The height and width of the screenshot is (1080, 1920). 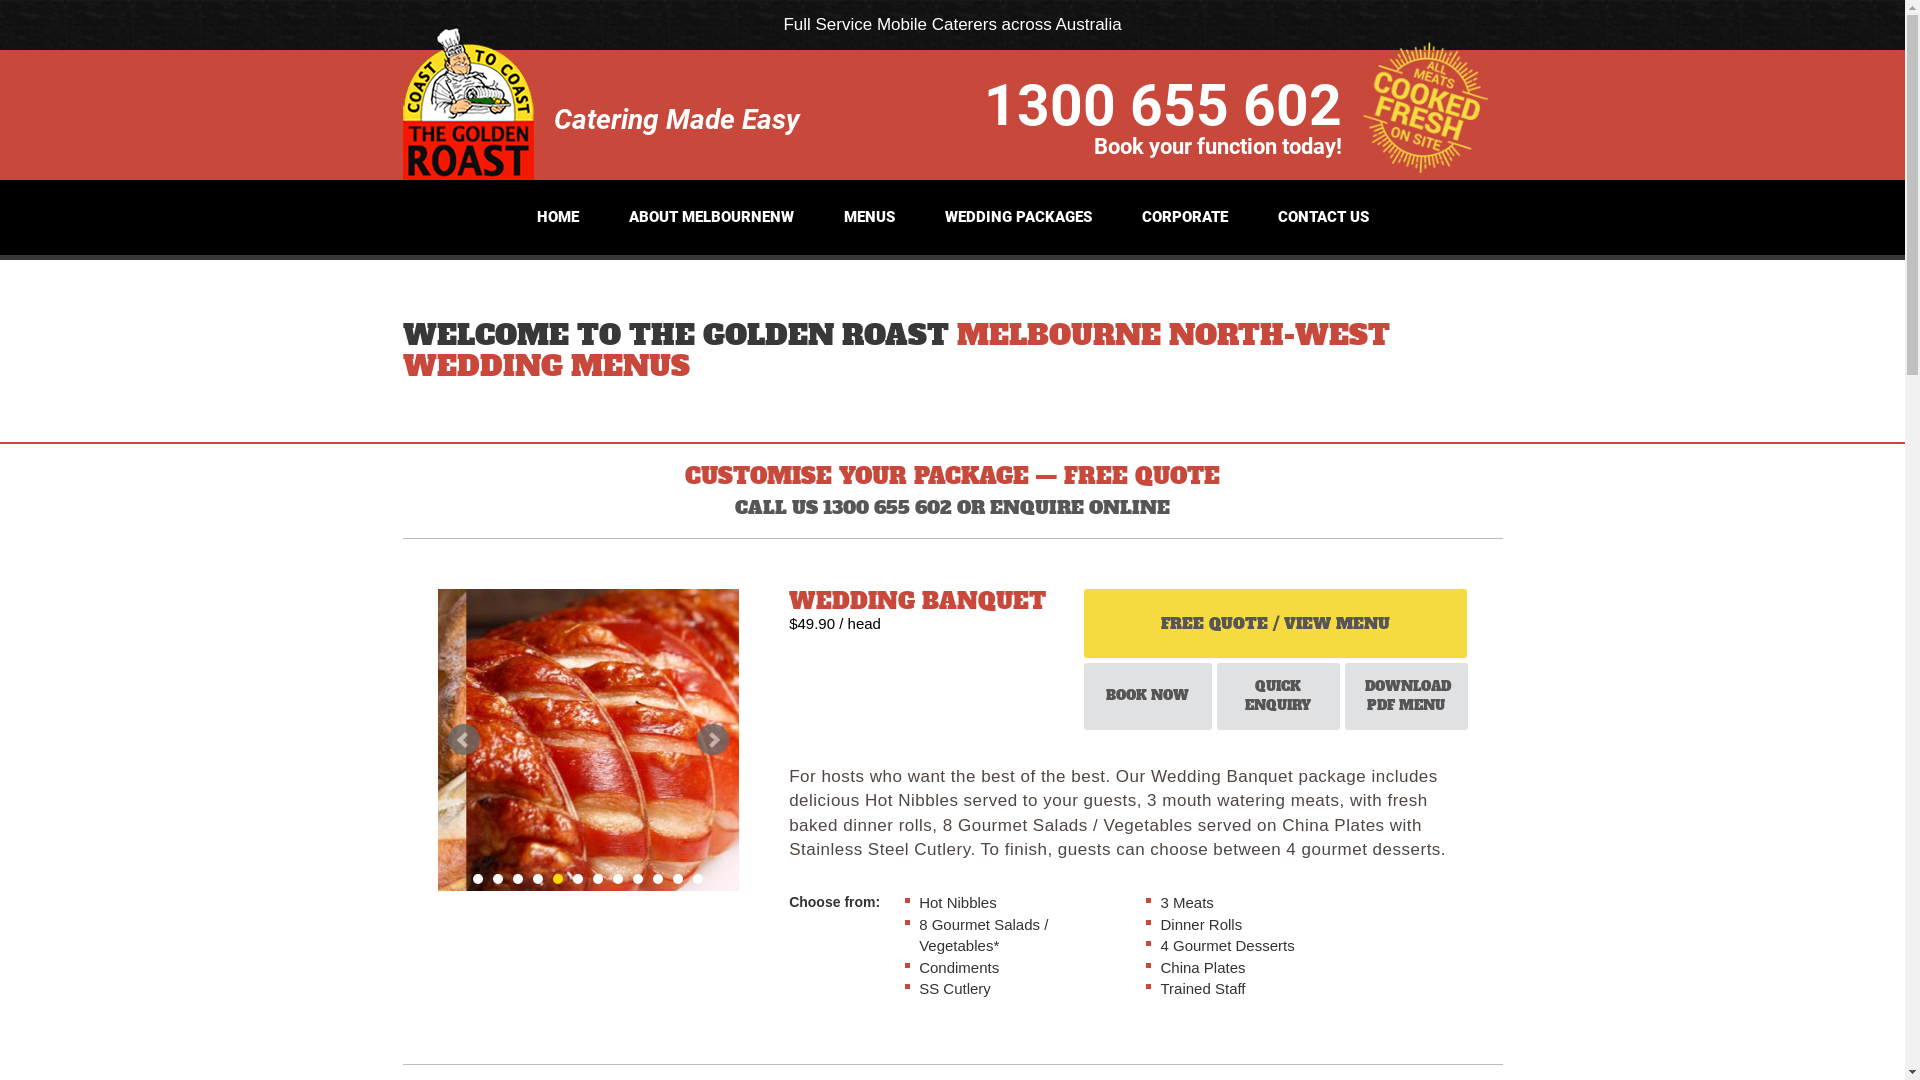 I want to click on 'HOME', so click(x=526, y=217).